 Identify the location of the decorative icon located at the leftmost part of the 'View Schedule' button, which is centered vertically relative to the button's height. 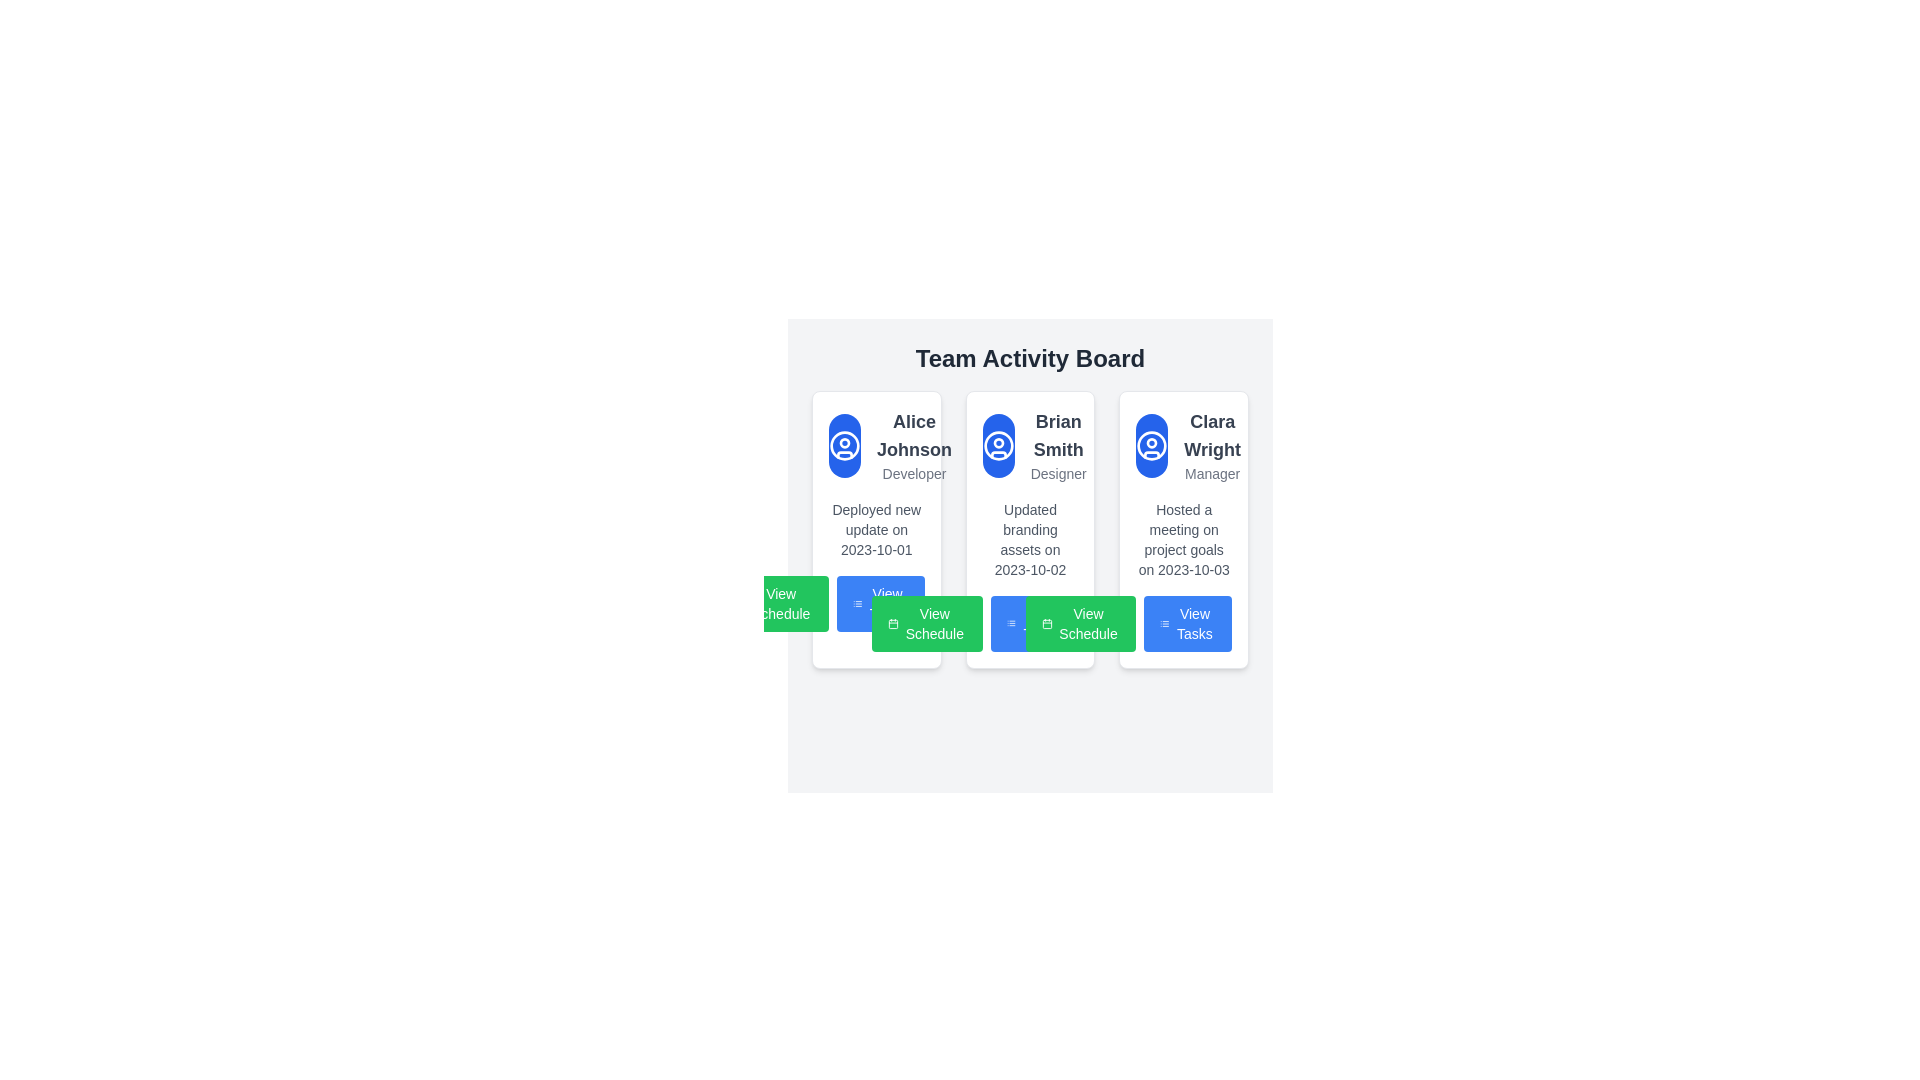
(1046, 623).